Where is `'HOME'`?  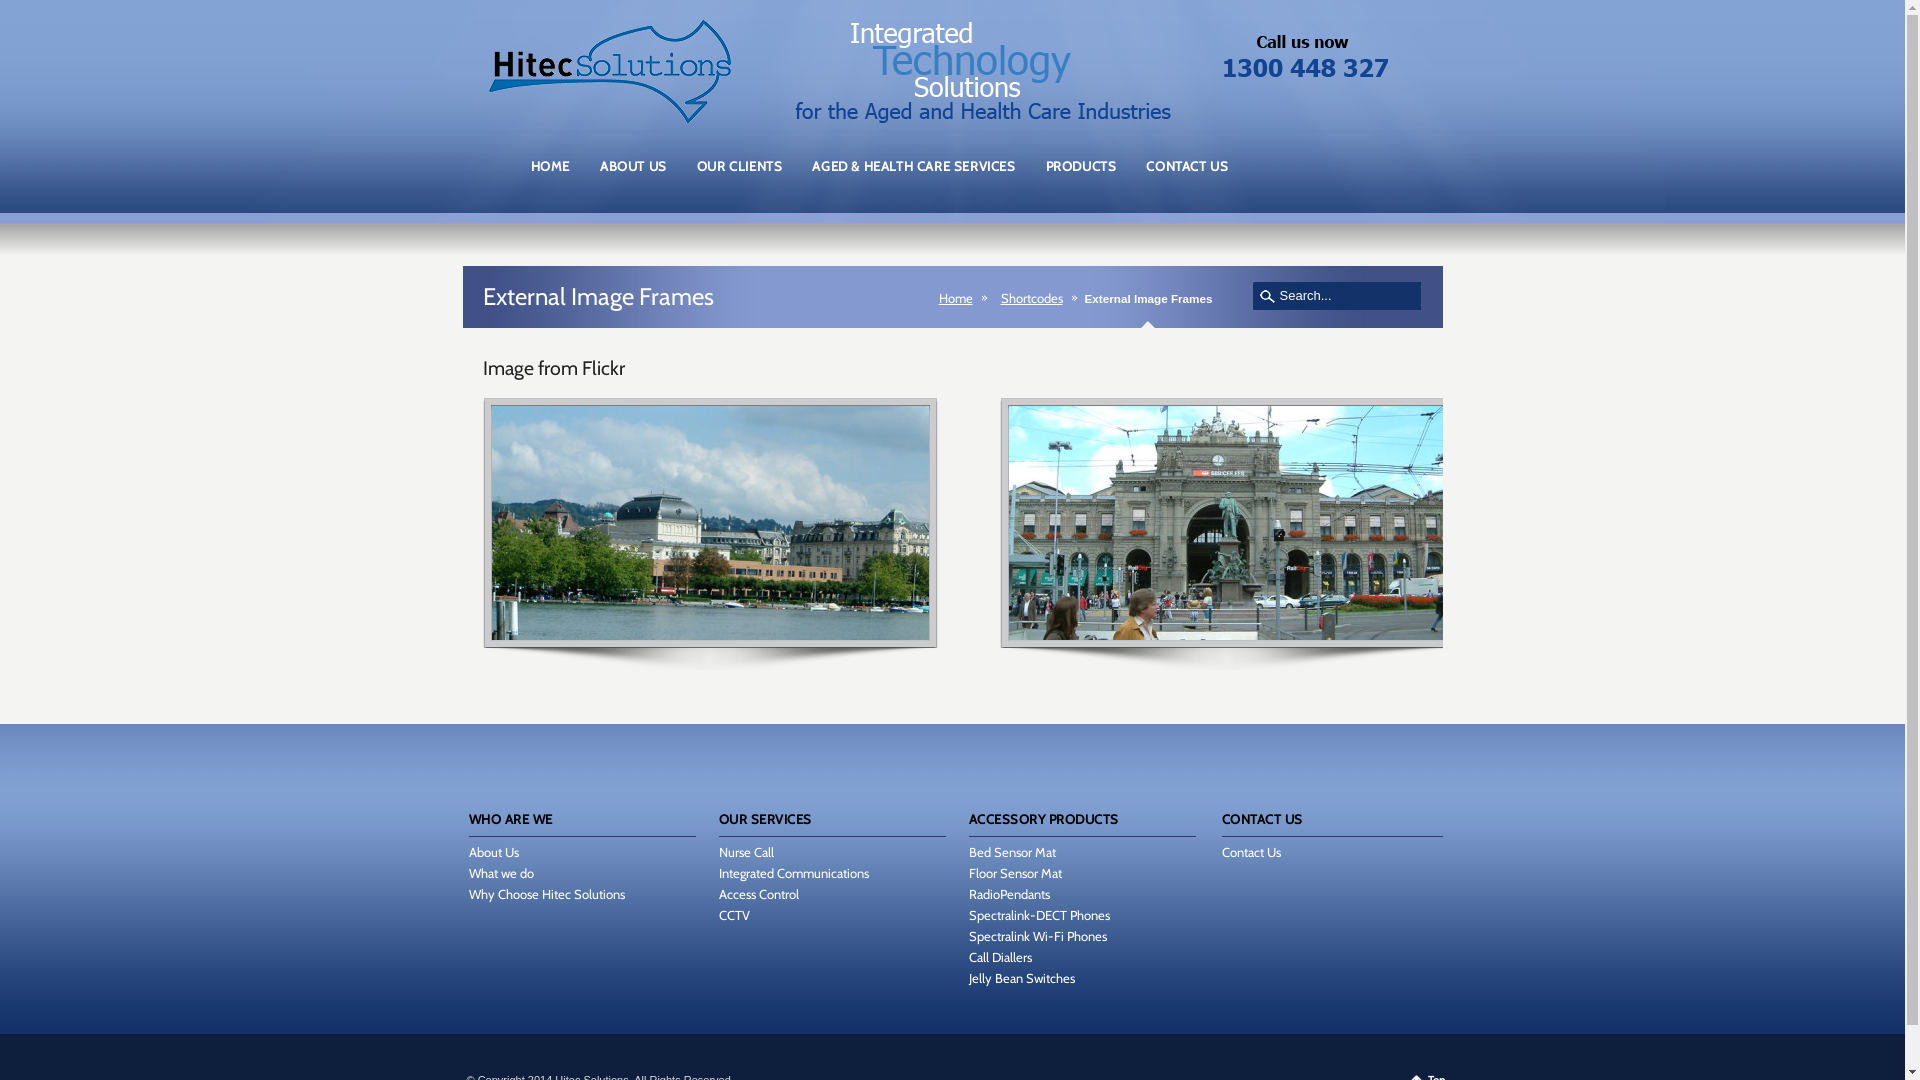 'HOME' is located at coordinates (549, 175).